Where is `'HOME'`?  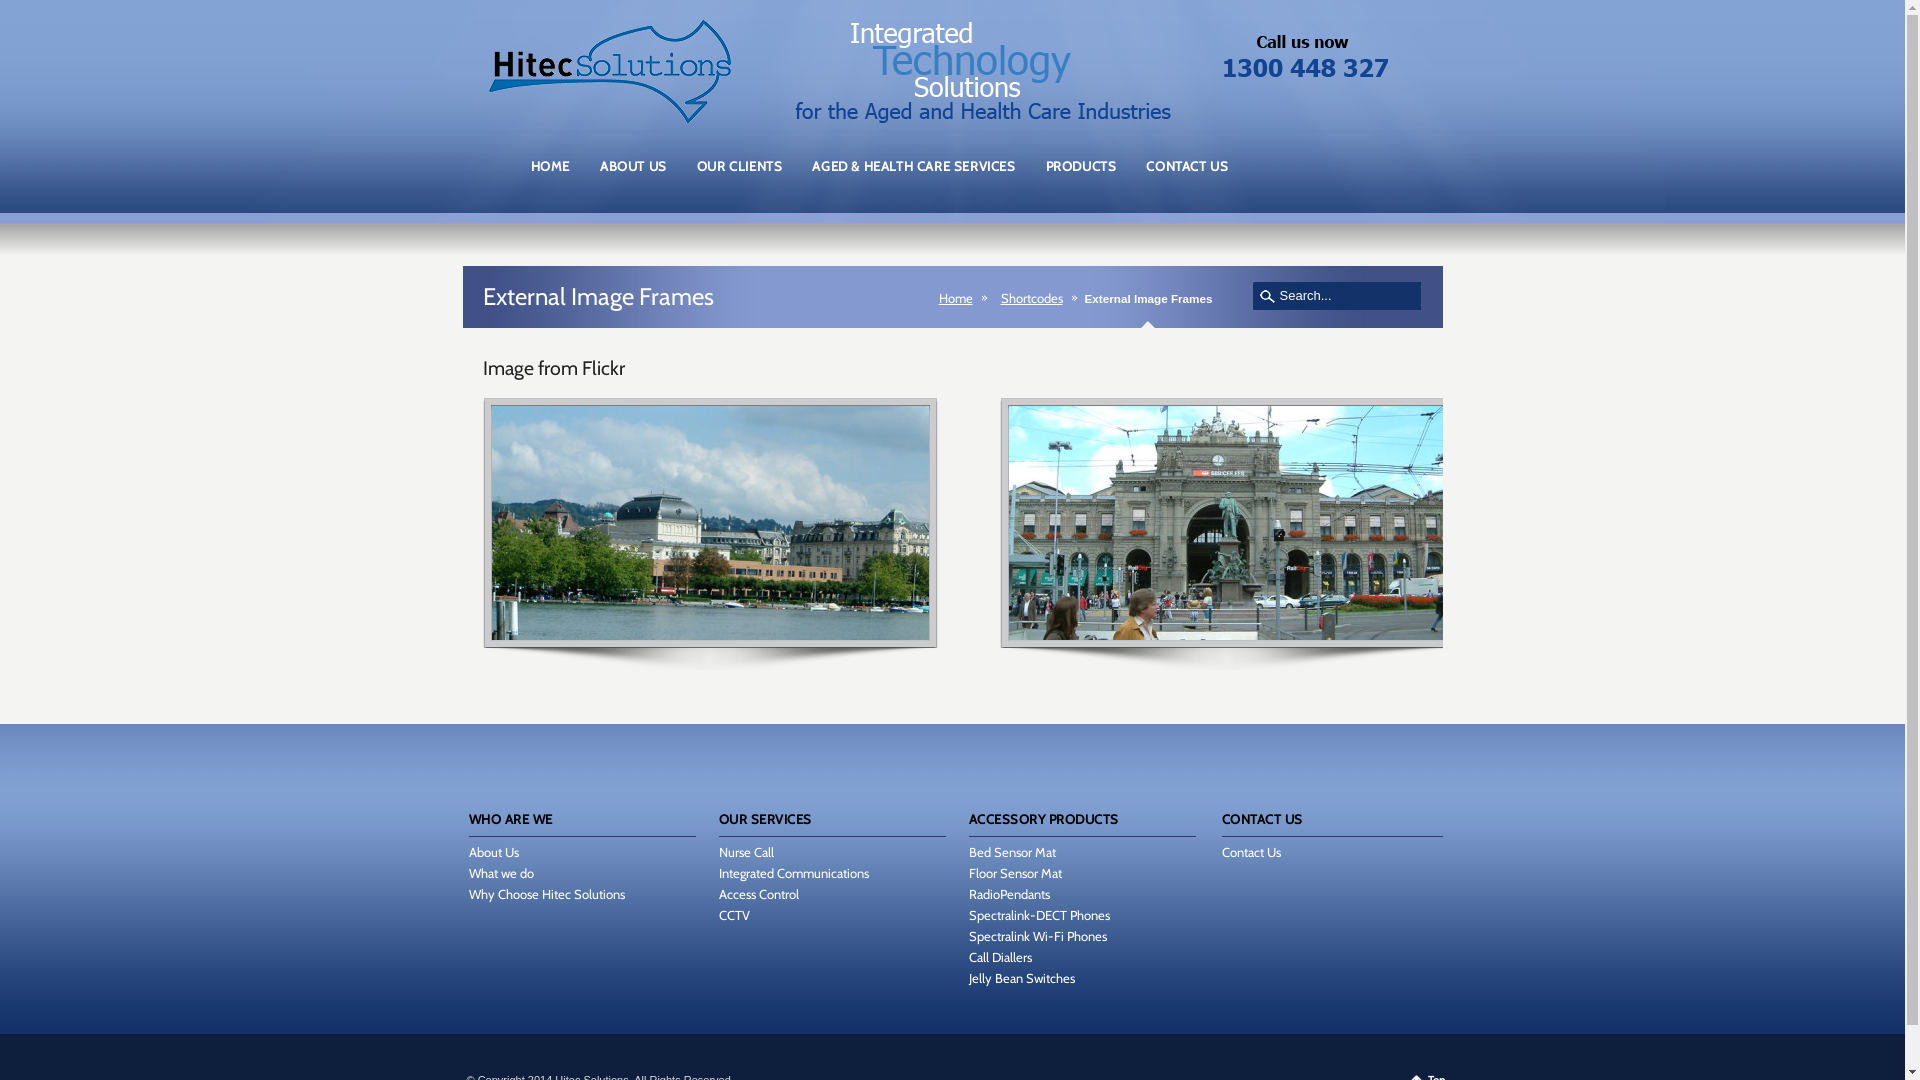 'HOME' is located at coordinates (549, 175).